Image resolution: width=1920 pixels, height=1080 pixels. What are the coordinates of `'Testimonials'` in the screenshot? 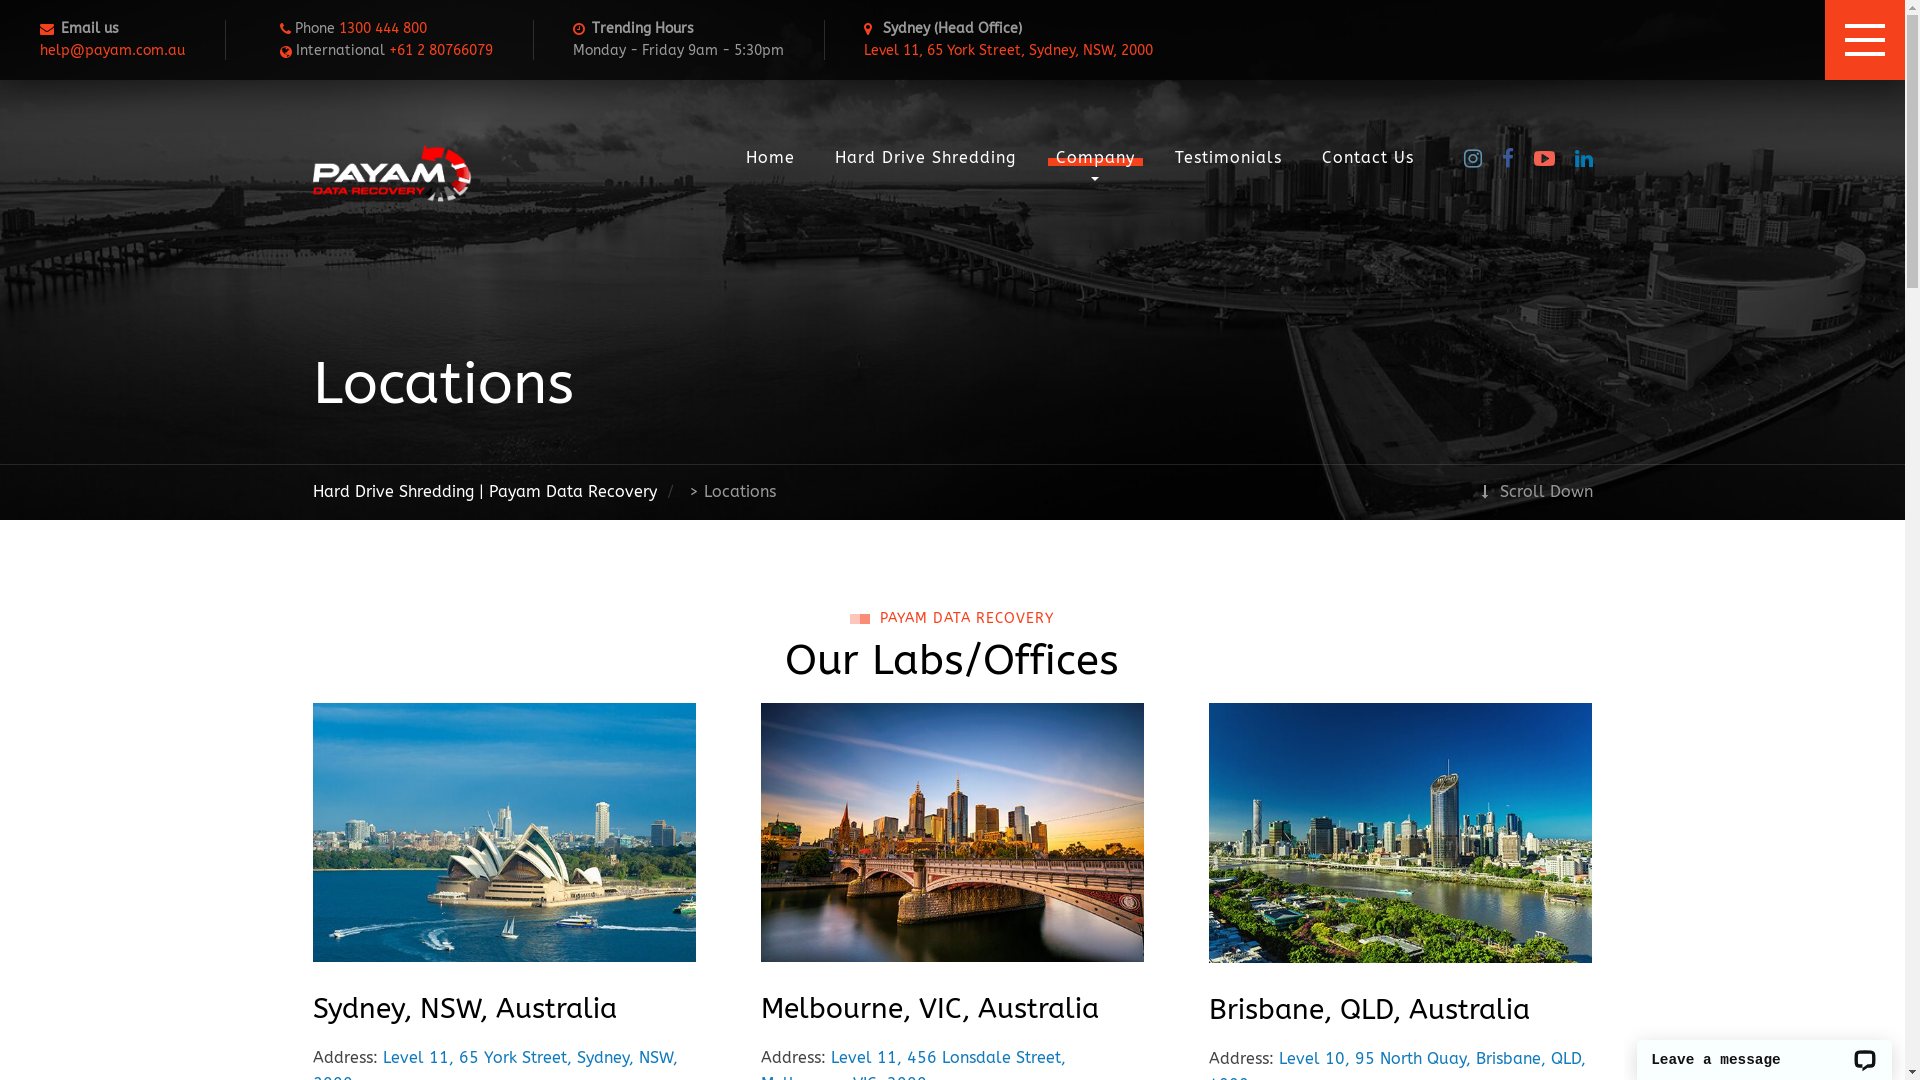 It's located at (1226, 157).